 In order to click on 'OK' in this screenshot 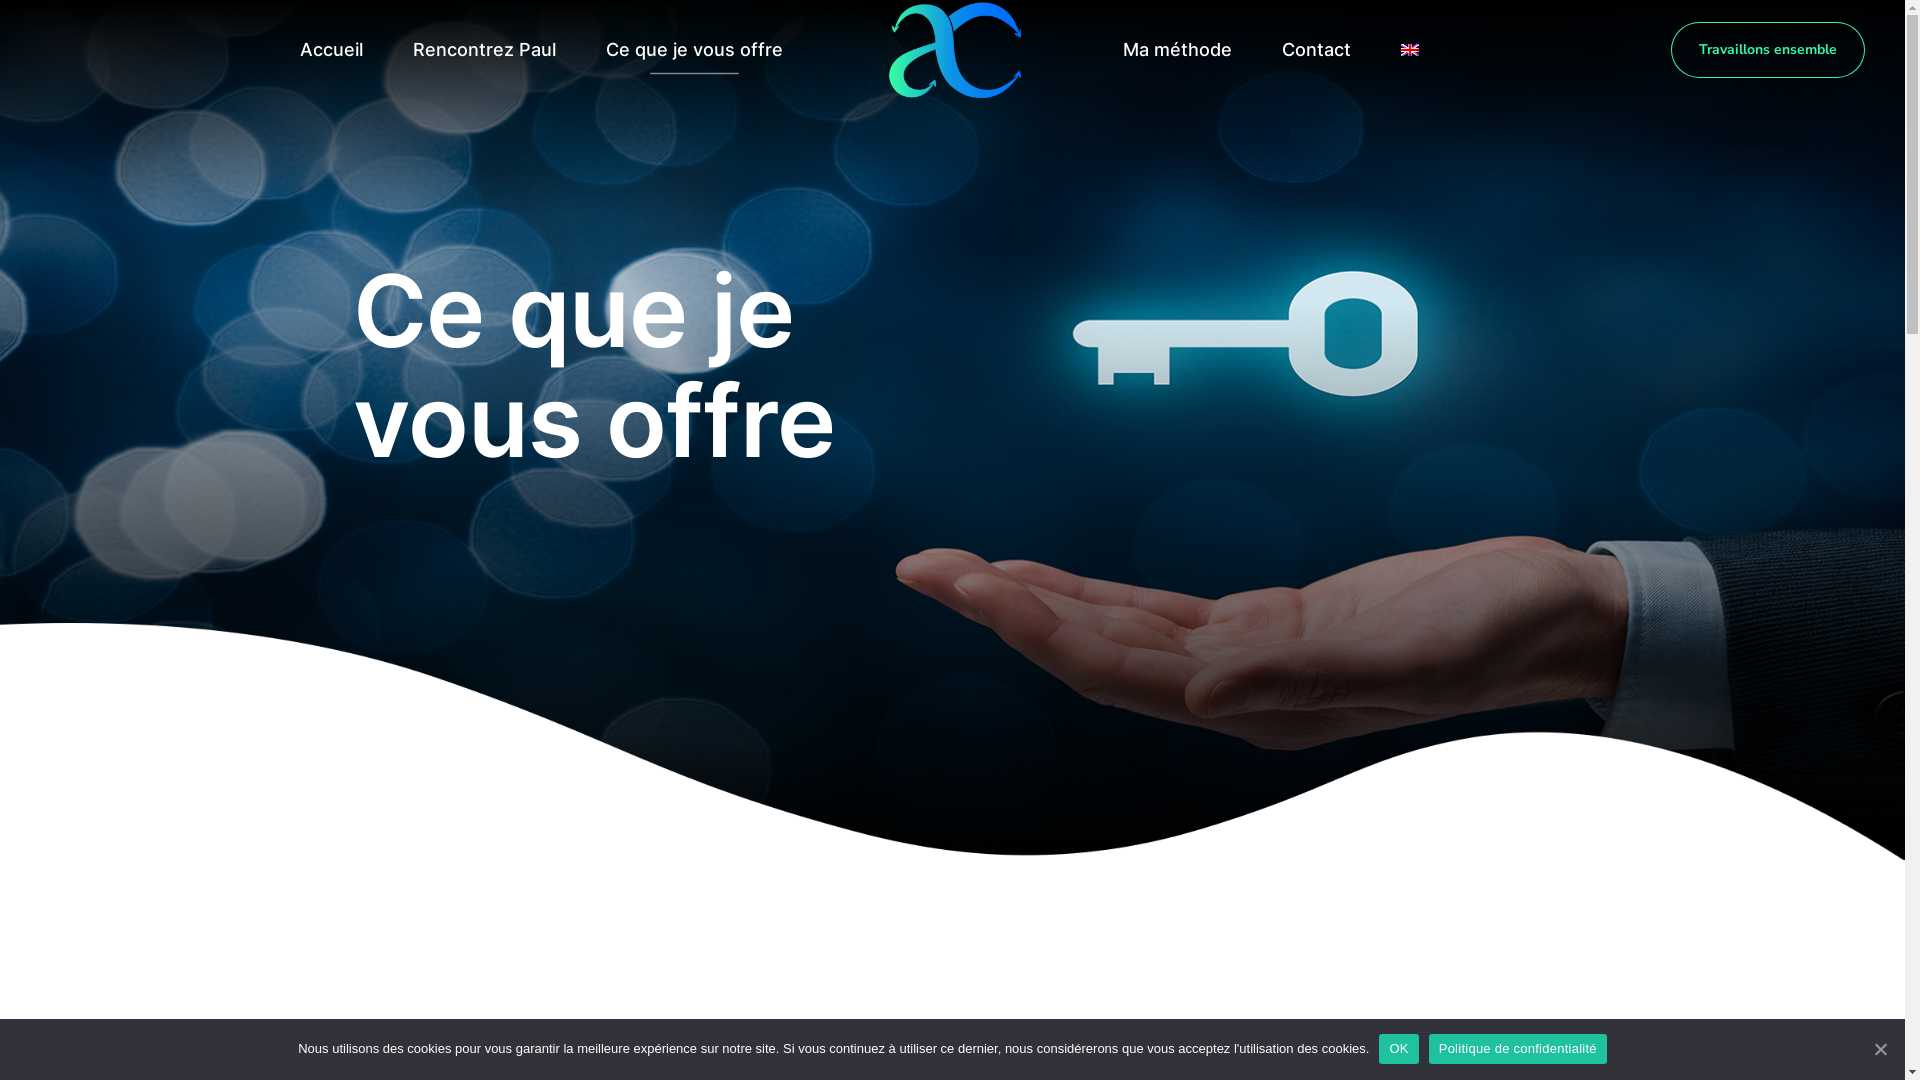, I will do `click(1377, 1048)`.